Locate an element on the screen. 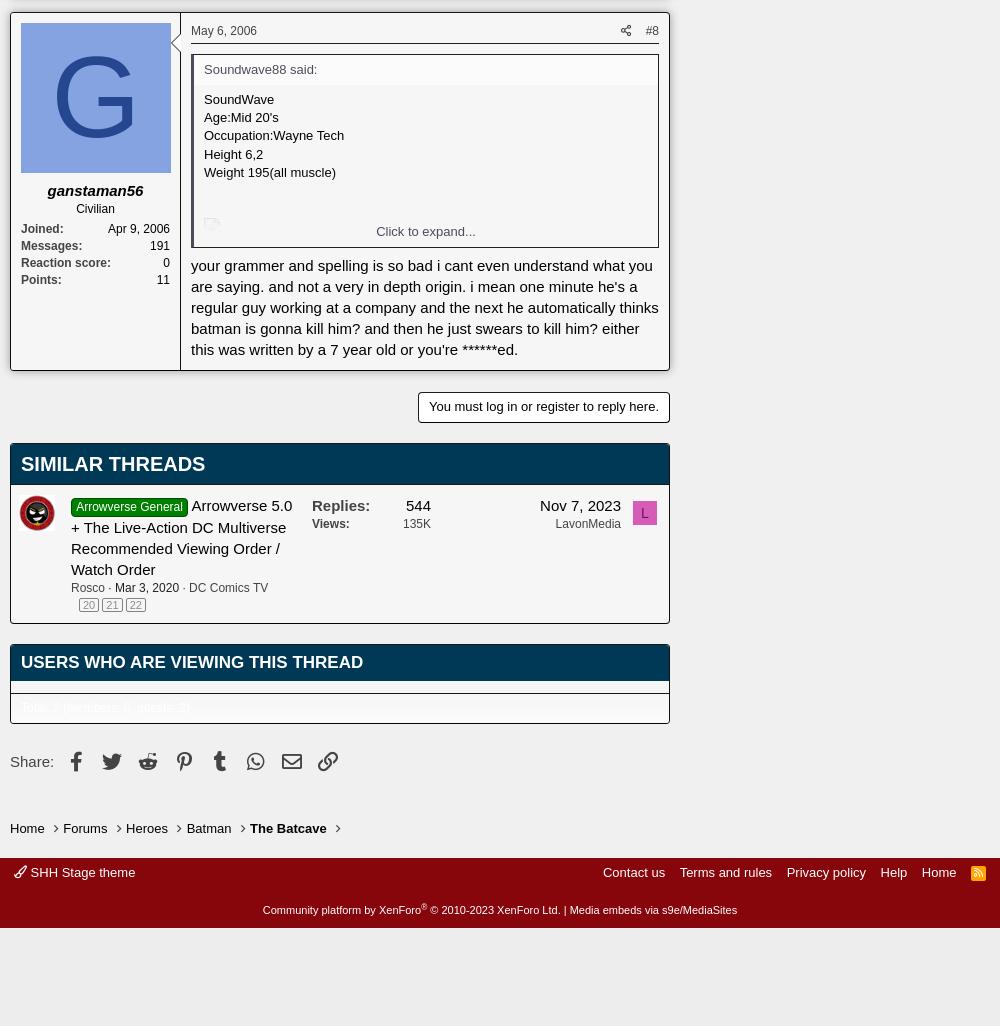  'Forums' is located at coordinates (84, 827).